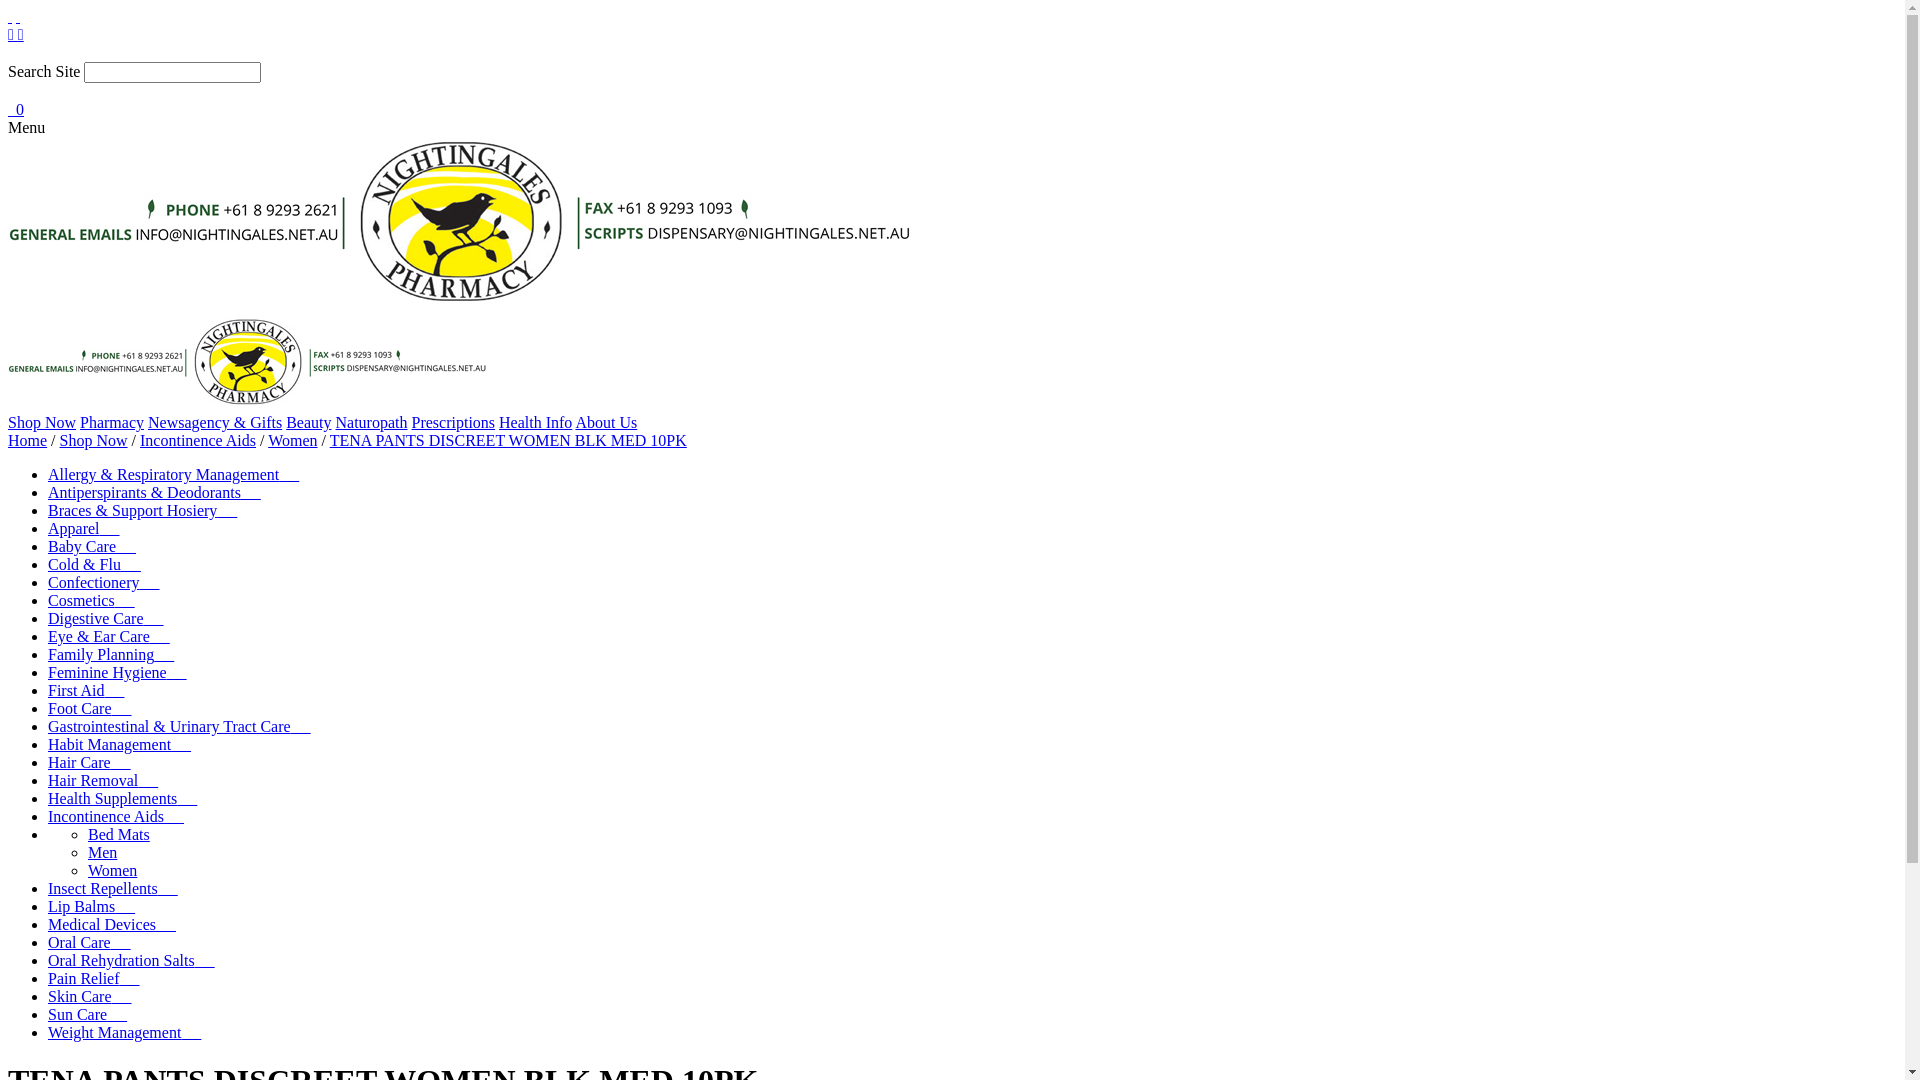 This screenshot has height=1080, width=1920. What do you see at coordinates (121, 797) in the screenshot?
I see `'Health Supplements     '` at bounding box center [121, 797].